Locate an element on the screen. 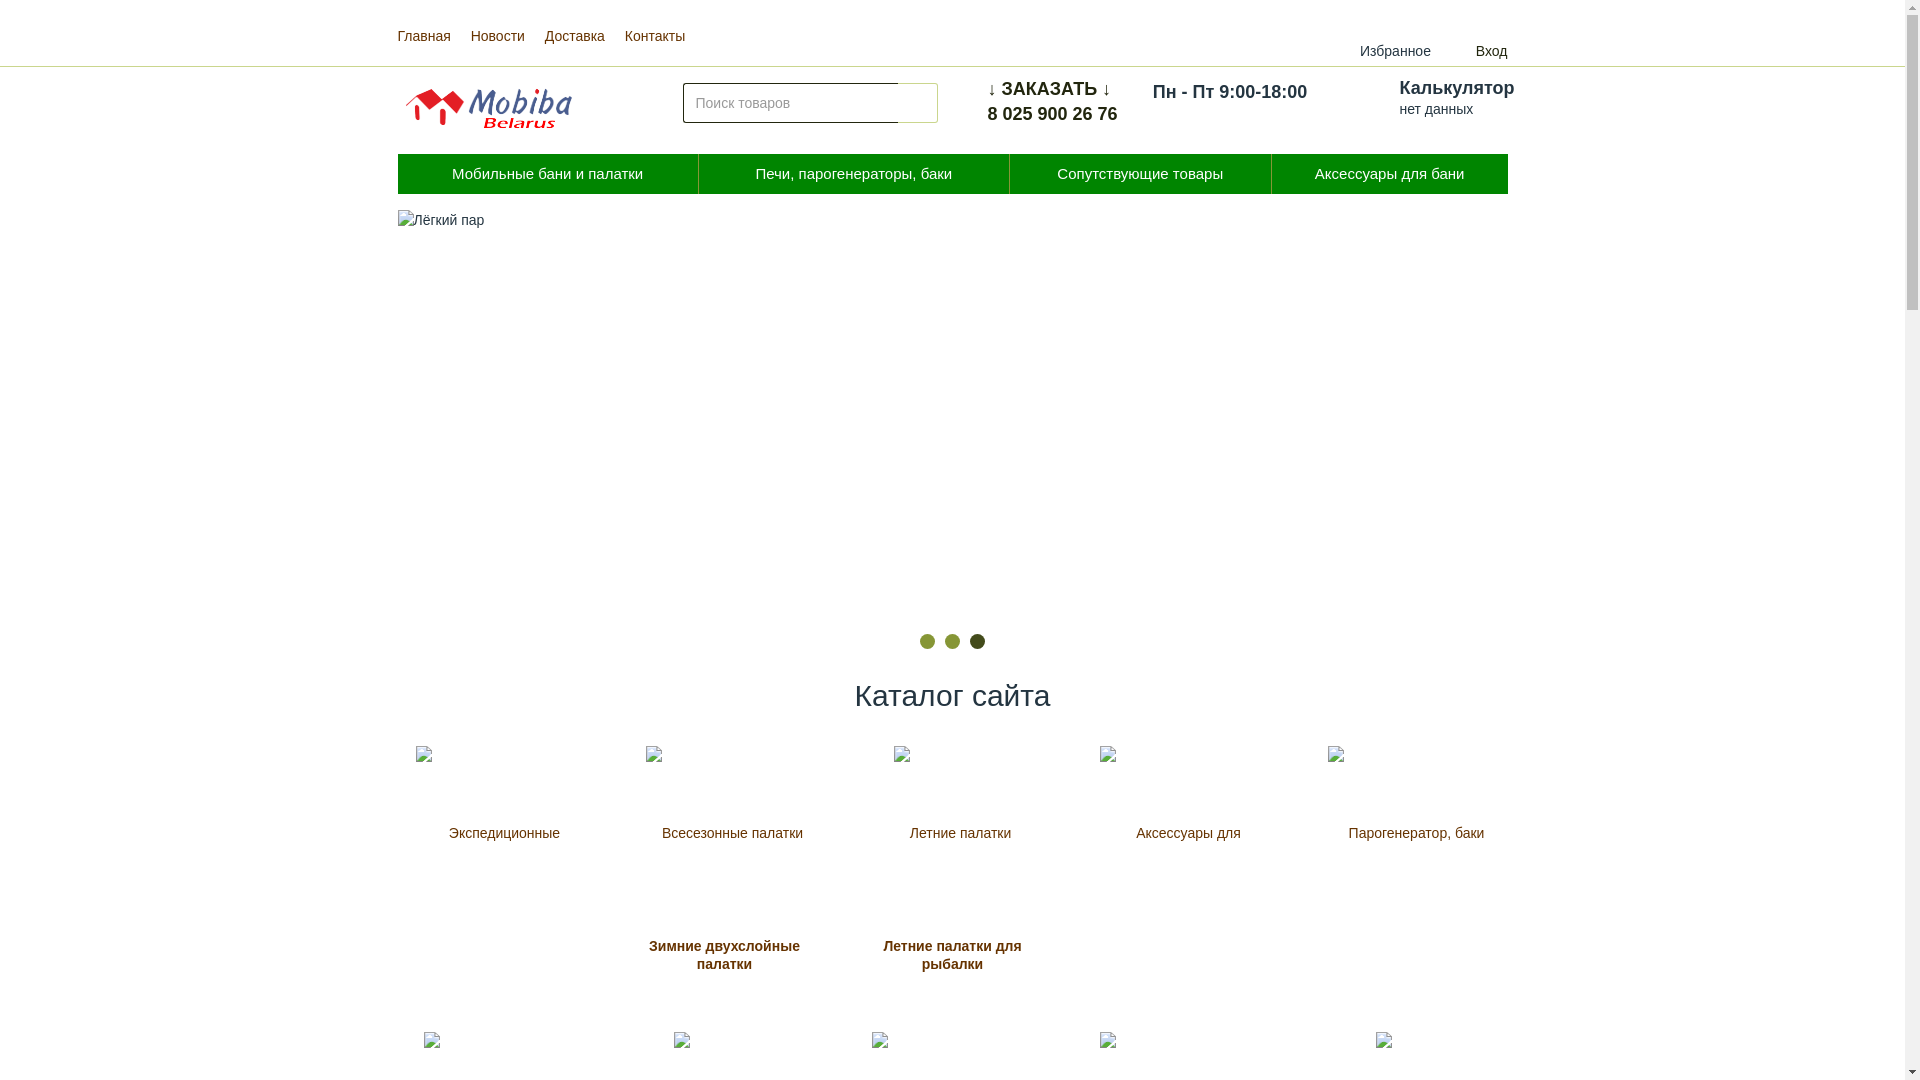  '8 025 900 26 76' is located at coordinates (1051, 114).